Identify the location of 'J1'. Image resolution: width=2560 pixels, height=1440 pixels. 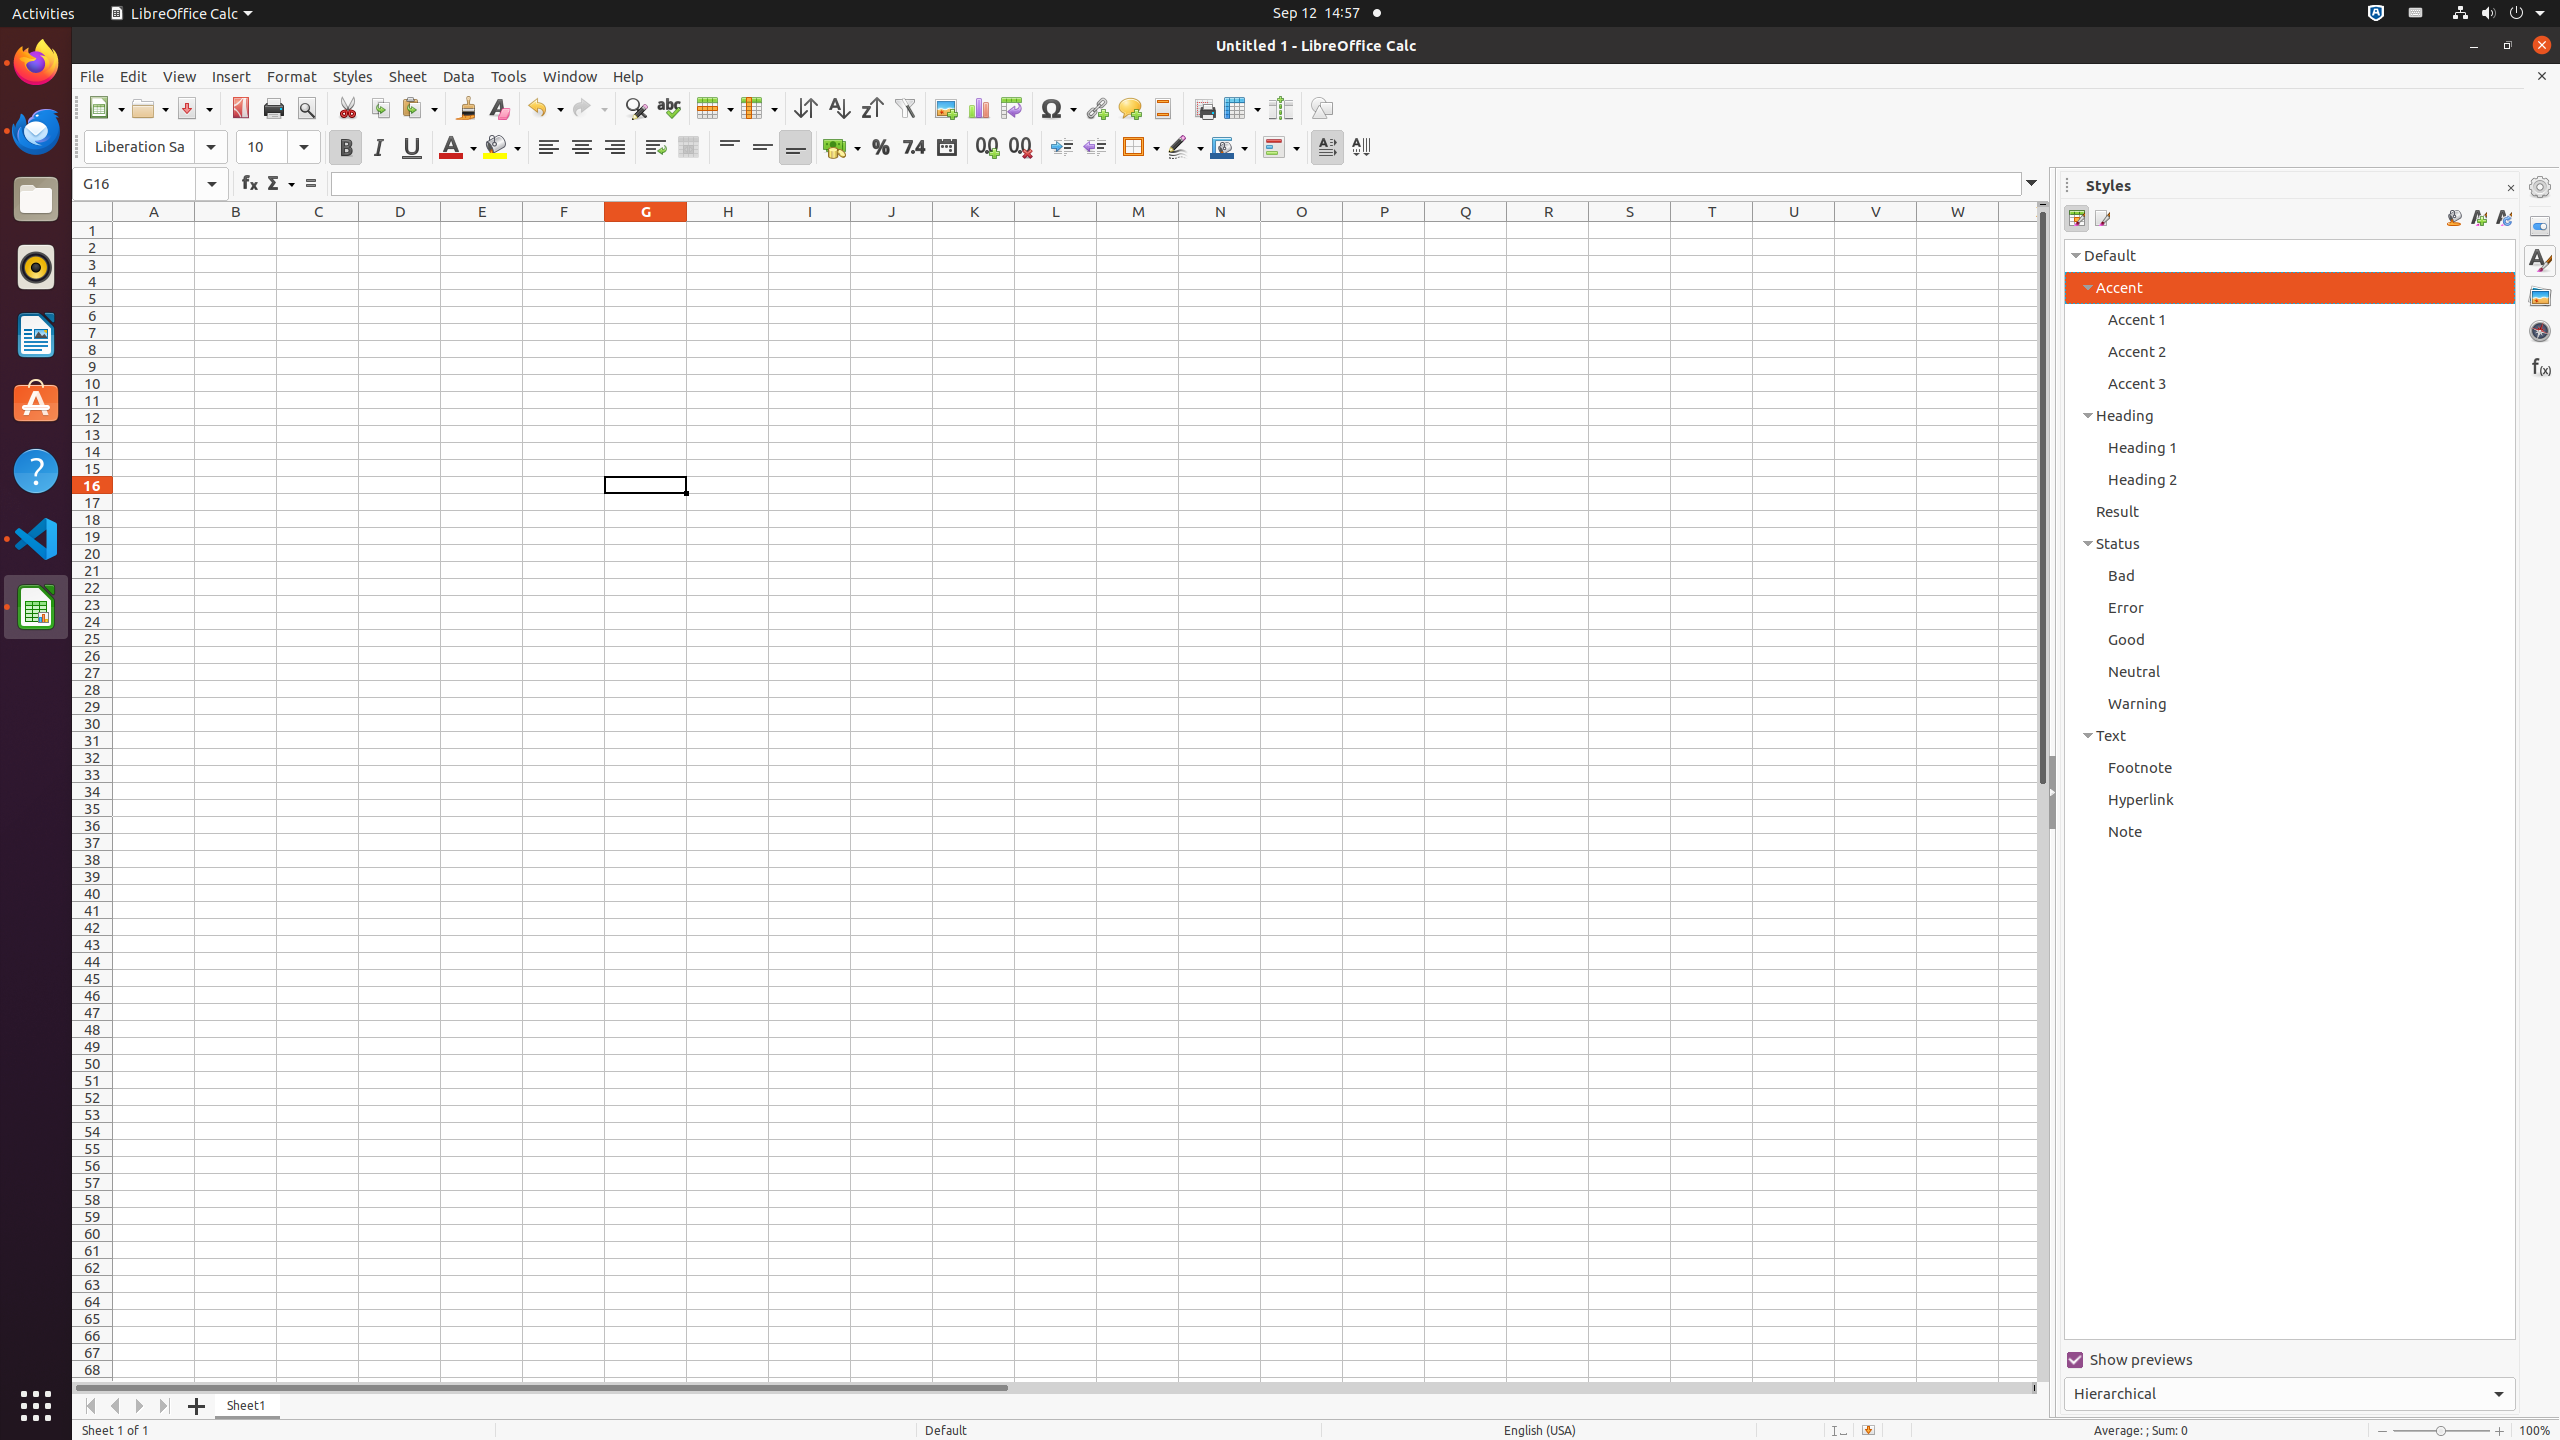
(890, 229).